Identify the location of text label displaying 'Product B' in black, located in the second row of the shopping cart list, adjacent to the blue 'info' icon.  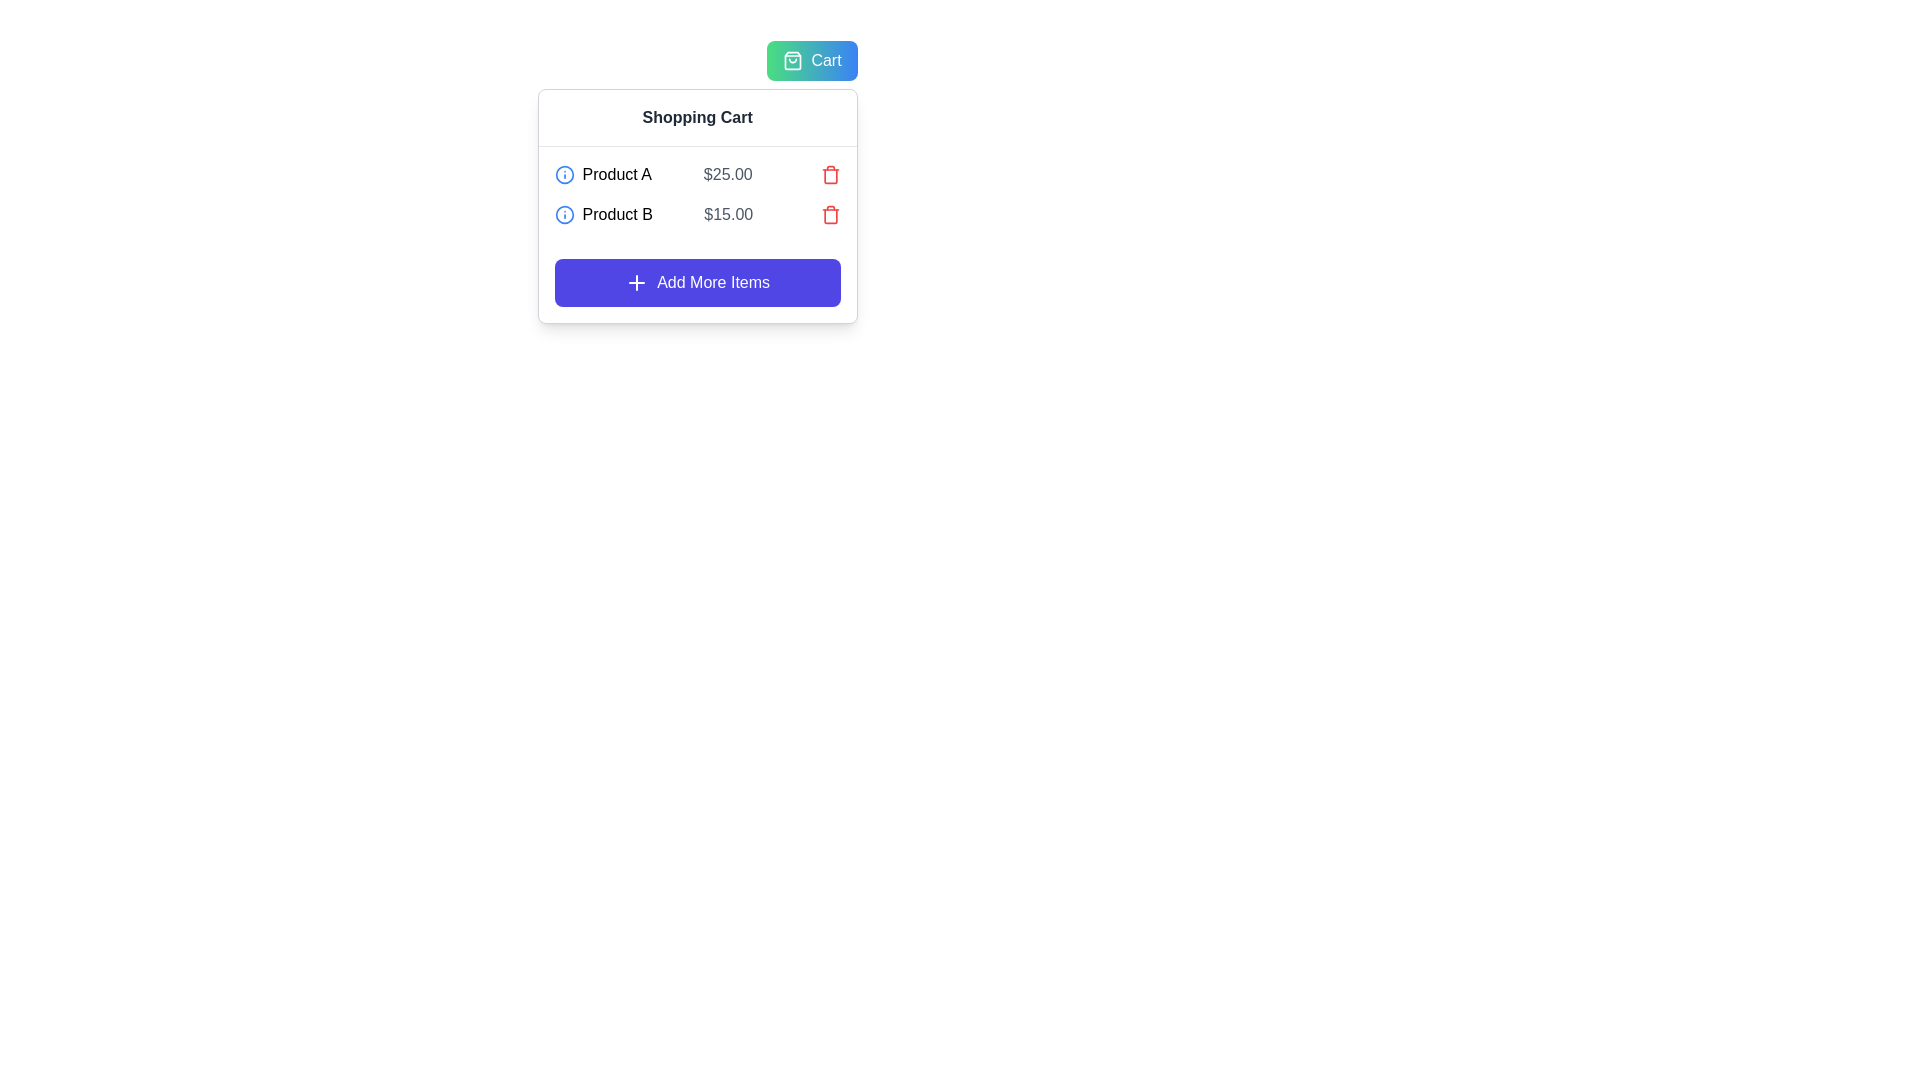
(602, 215).